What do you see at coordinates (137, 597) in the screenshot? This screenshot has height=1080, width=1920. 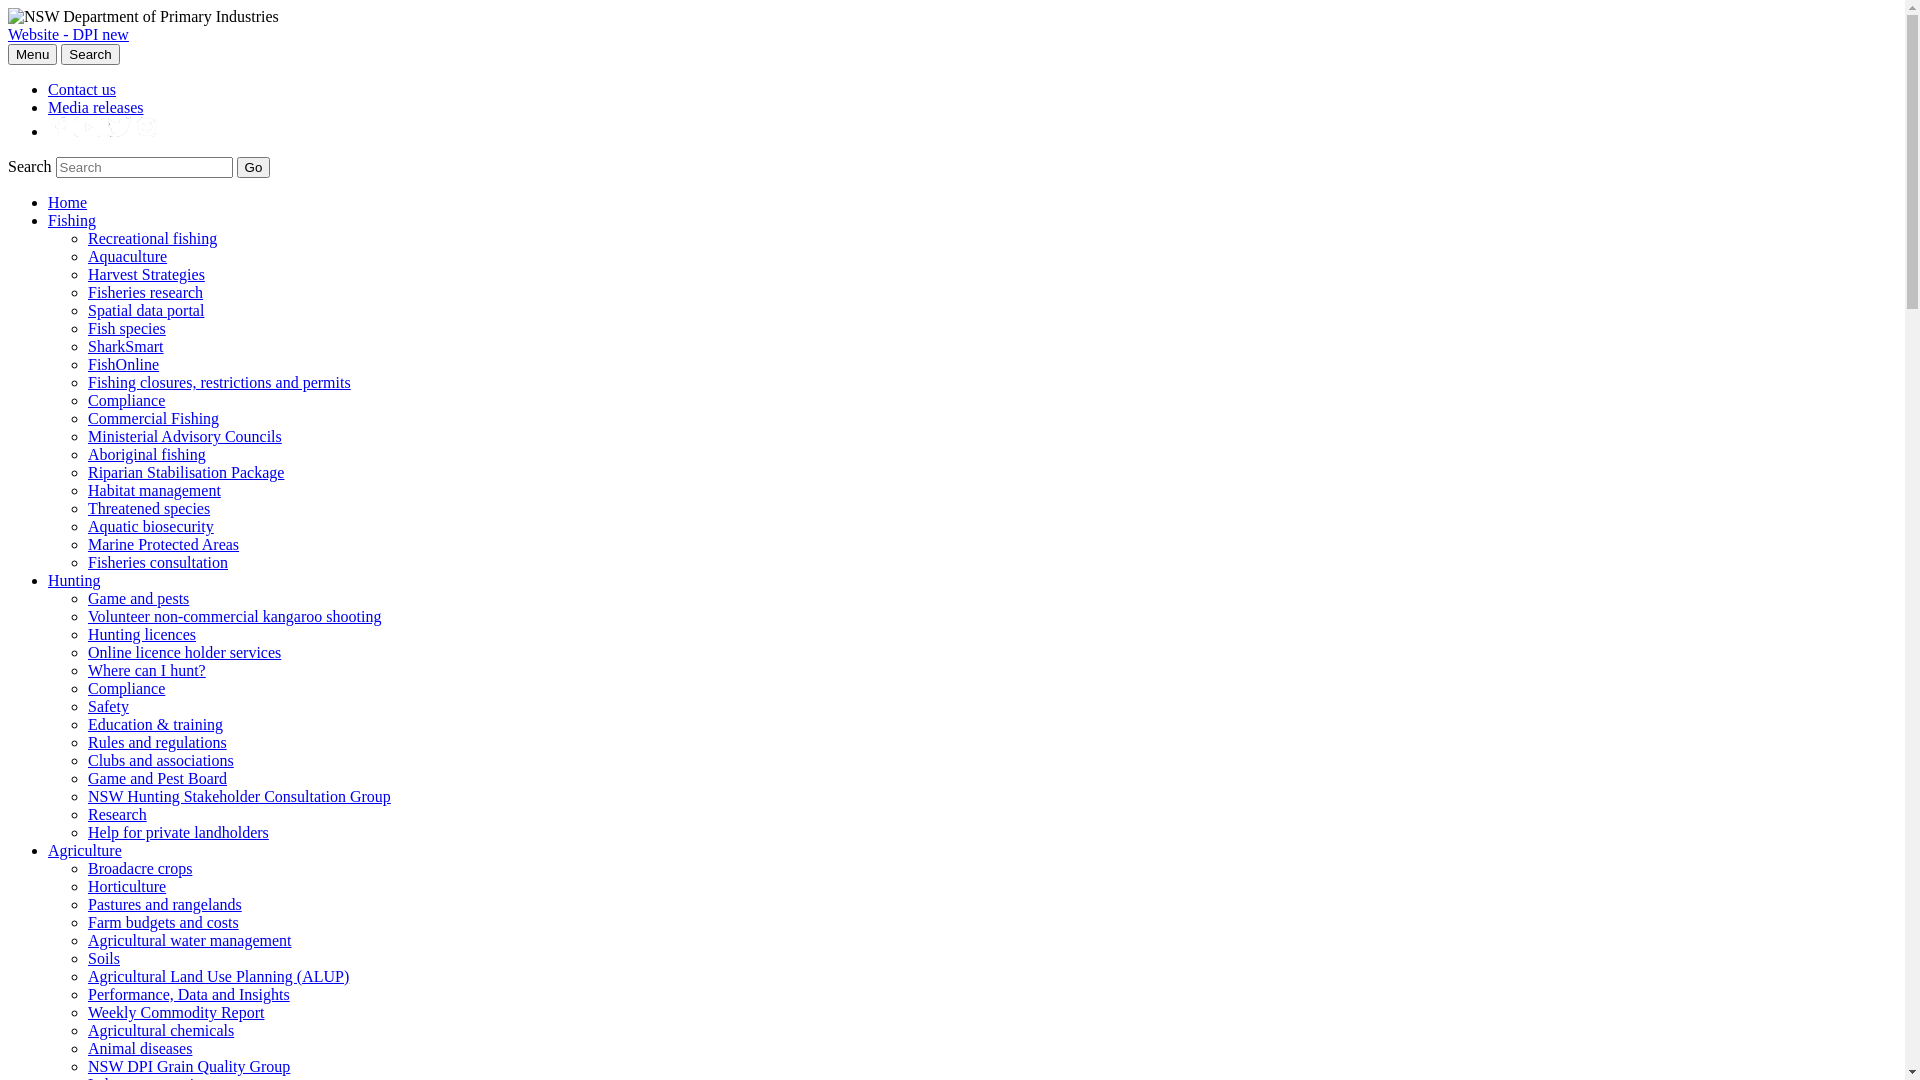 I see `'Game and pests'` at bounding box center [137, 597].